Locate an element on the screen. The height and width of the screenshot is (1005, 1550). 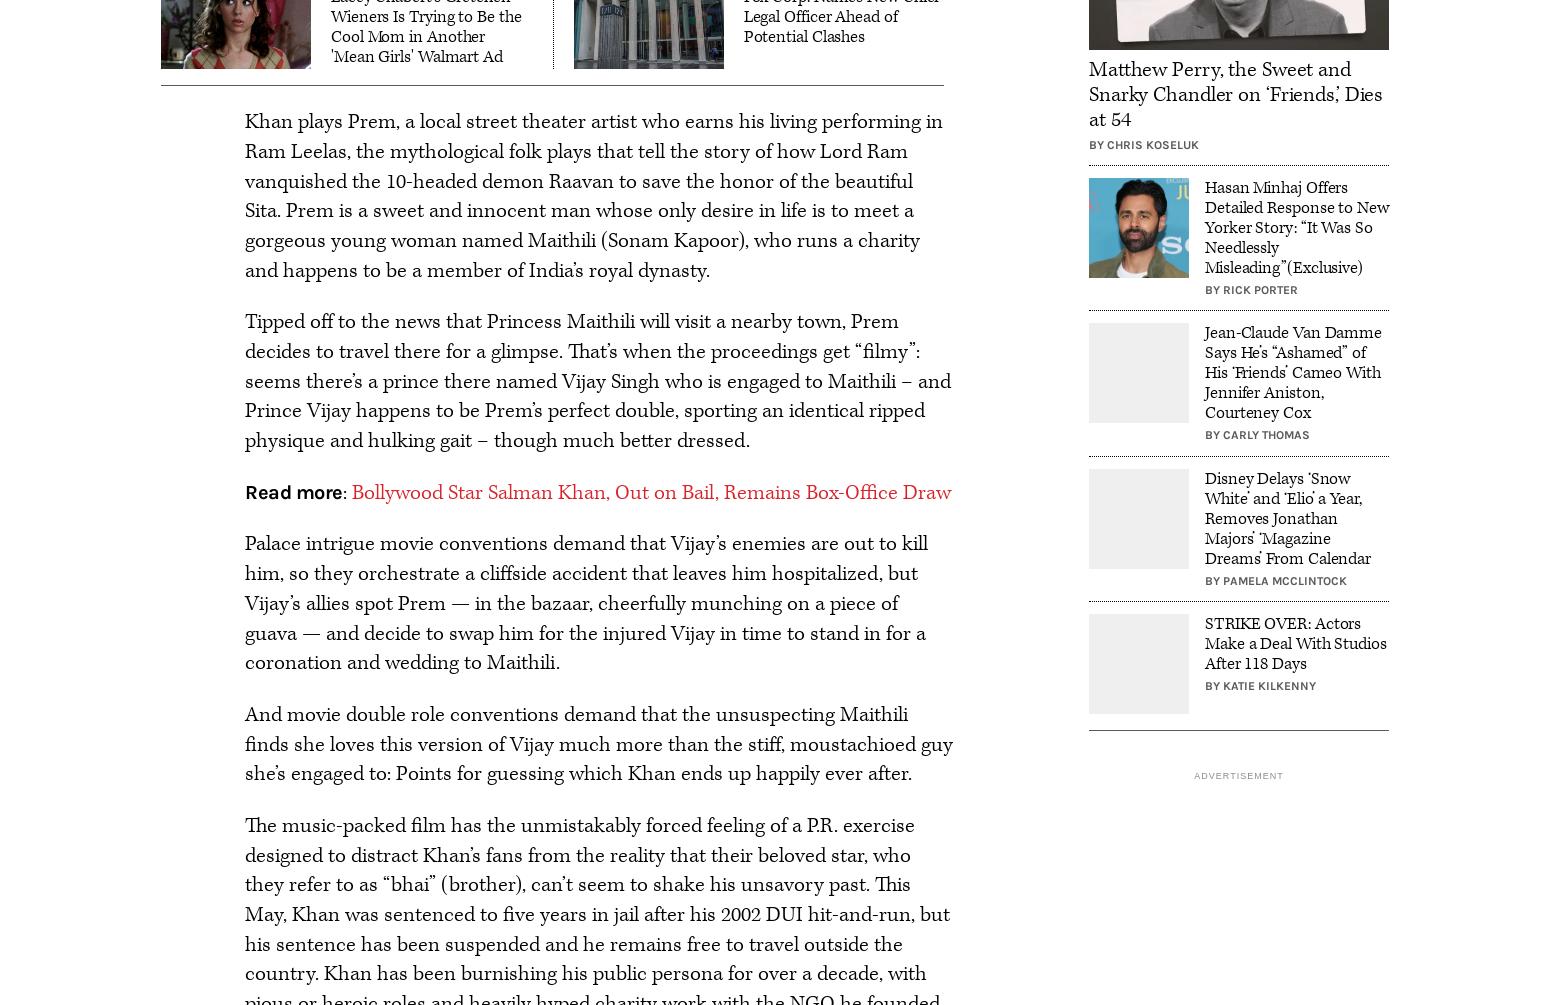
', the mythological folk plays that tell the story of how Lord Ram vanquished the 10-headed demon' is located at coordinates (576, 166).